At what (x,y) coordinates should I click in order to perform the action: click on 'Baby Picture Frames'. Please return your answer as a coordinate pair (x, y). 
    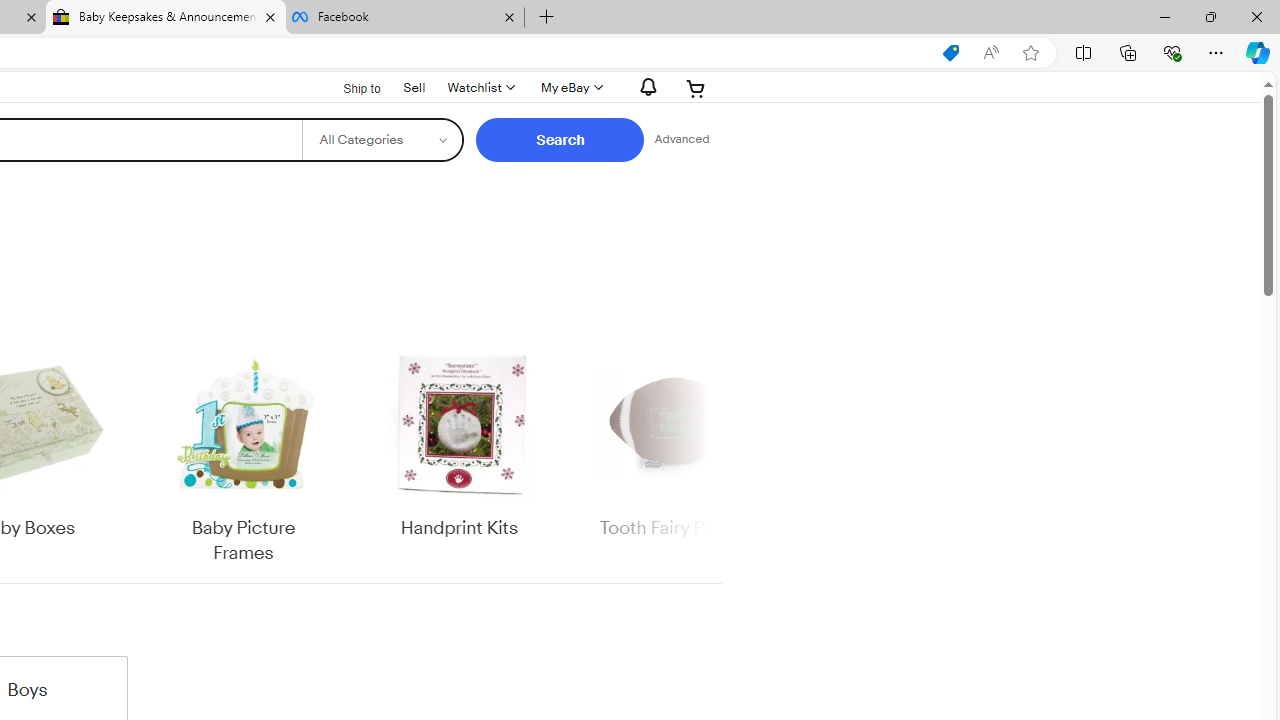
    Looking at the image, I should click on (242, 455).